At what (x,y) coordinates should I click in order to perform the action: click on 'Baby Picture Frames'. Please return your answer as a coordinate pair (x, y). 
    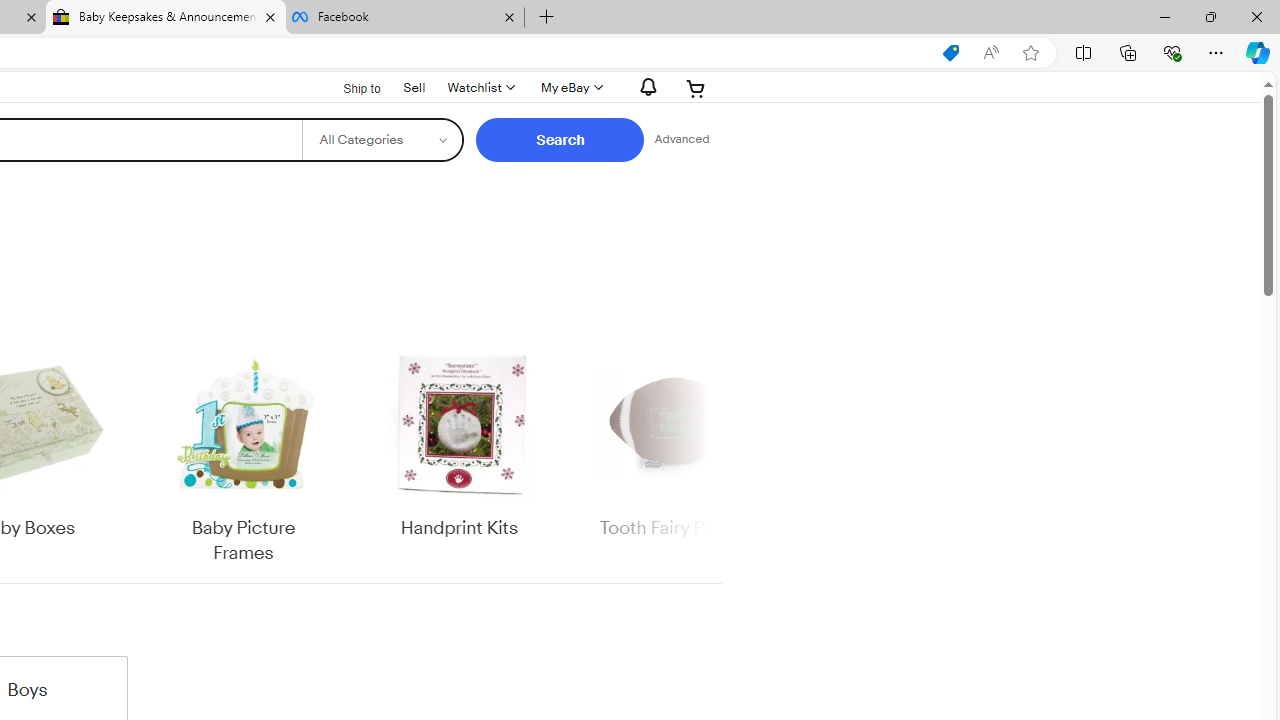
    Looking at the image, I should click on (242, 455).